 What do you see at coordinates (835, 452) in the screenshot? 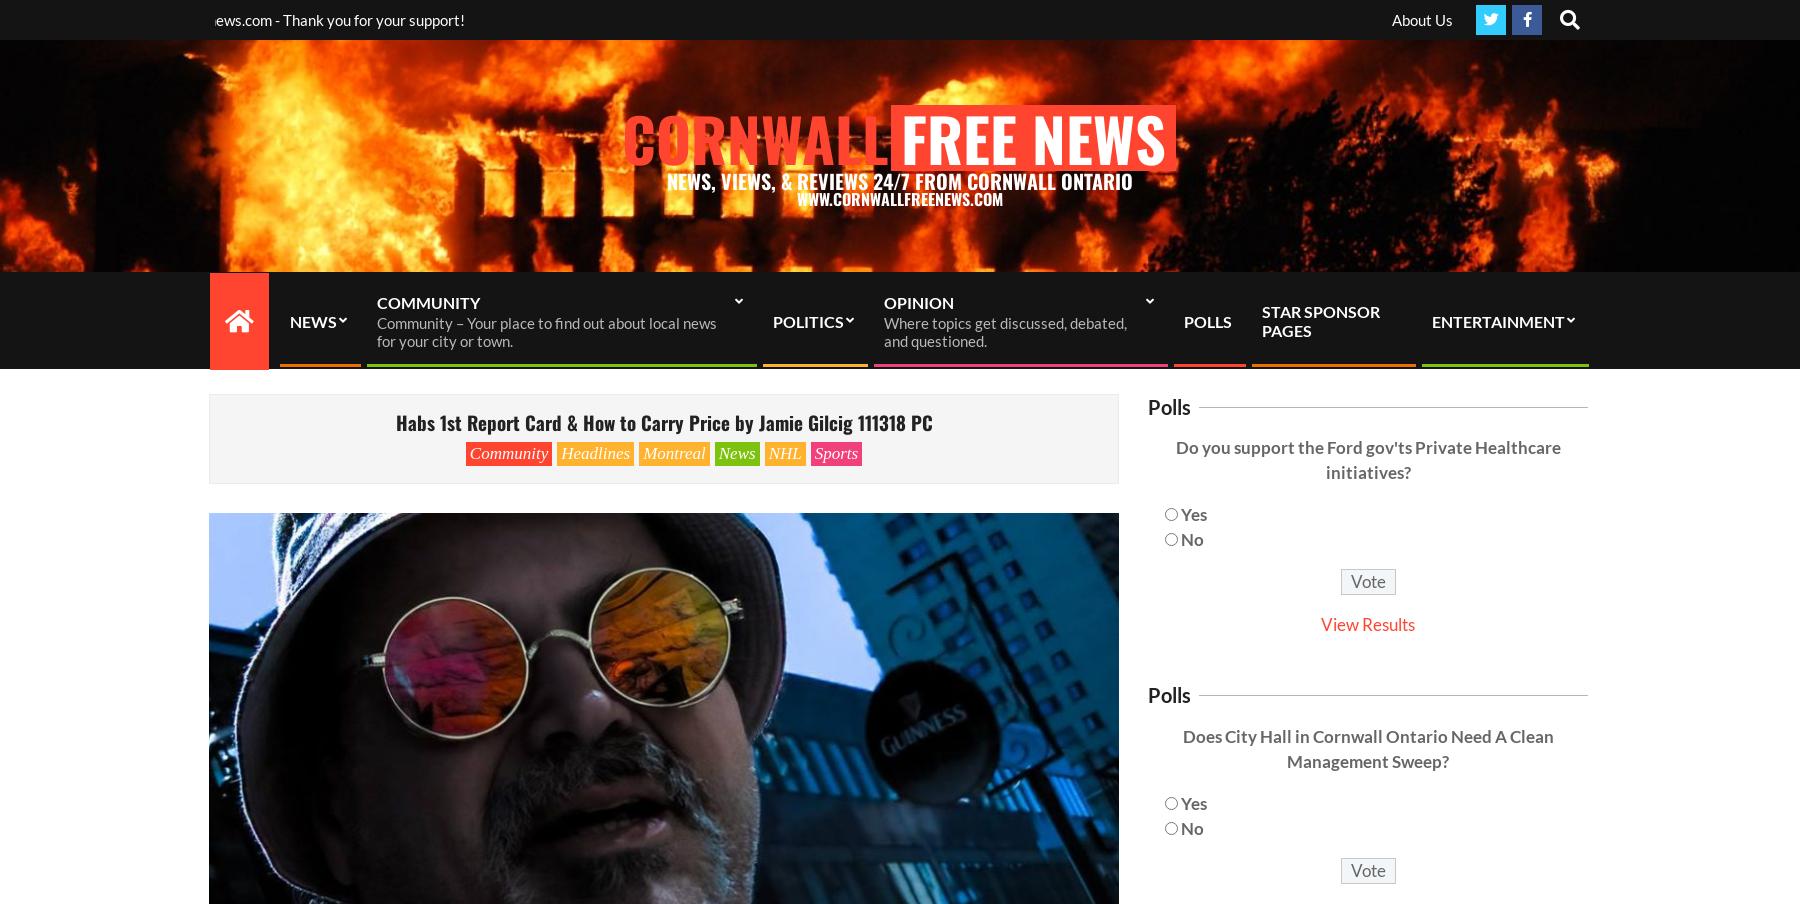
I see `'Sports'` at bounding box center [835, 452].